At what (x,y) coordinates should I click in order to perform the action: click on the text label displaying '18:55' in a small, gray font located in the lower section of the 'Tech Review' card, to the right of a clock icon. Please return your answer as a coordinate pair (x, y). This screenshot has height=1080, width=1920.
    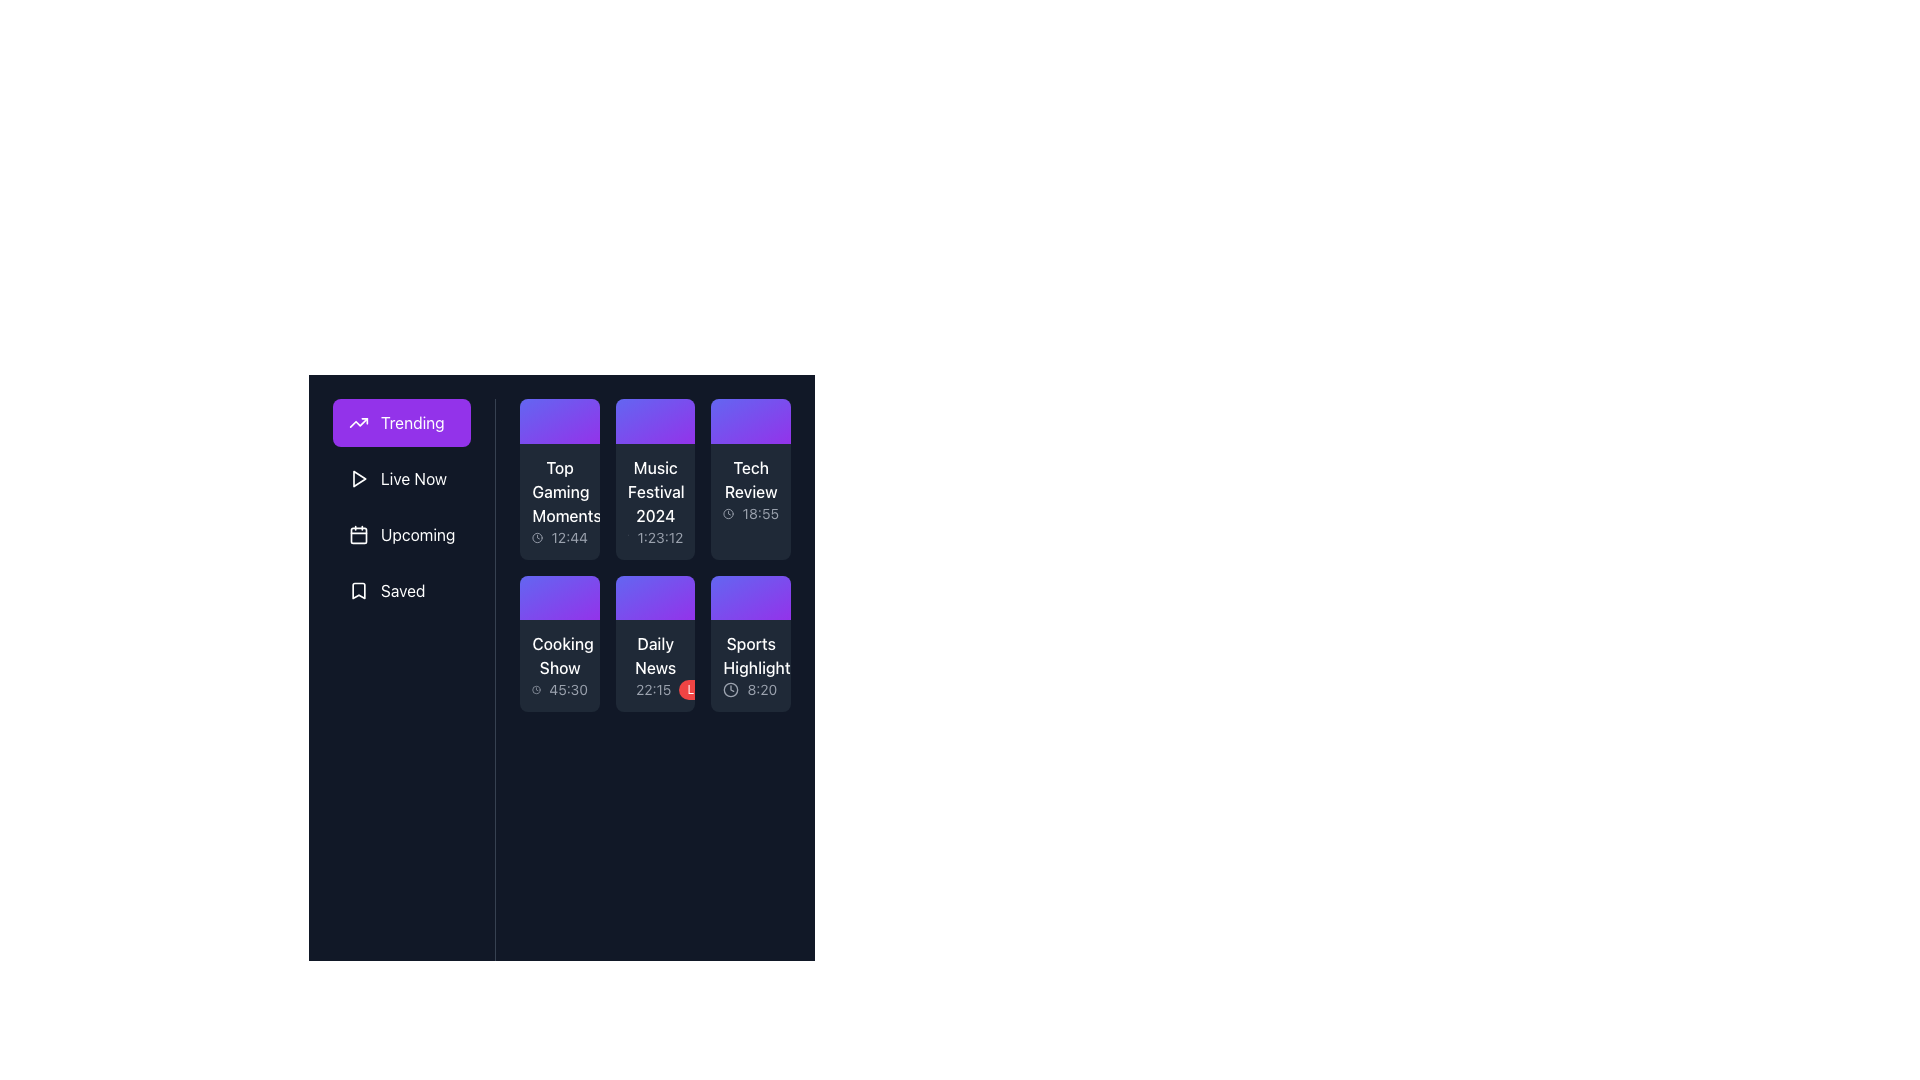
    Looking at the image, I should click on (759, 512).